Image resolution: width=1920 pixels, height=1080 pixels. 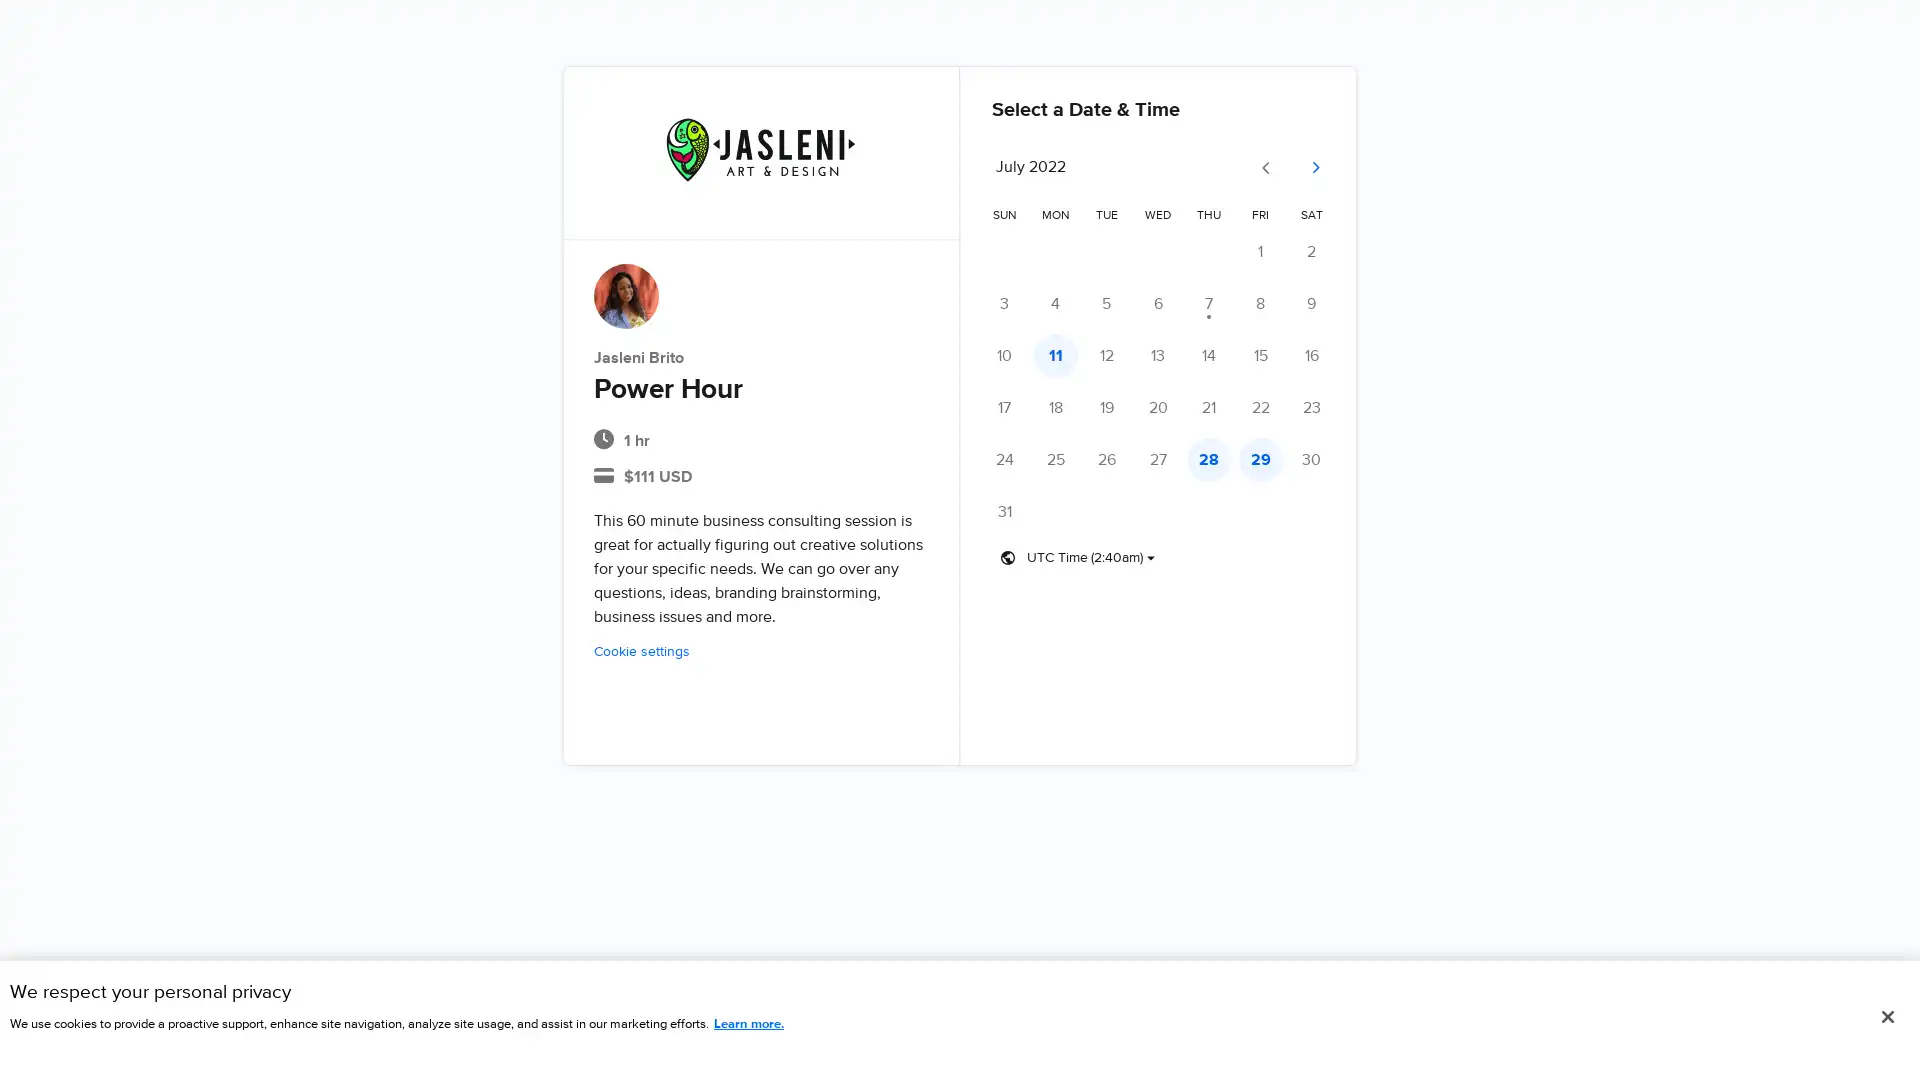 What do you see at coordinates (1886, 1017) in the screenshot?
I see `Close` at bounding box center [1886, 1017].